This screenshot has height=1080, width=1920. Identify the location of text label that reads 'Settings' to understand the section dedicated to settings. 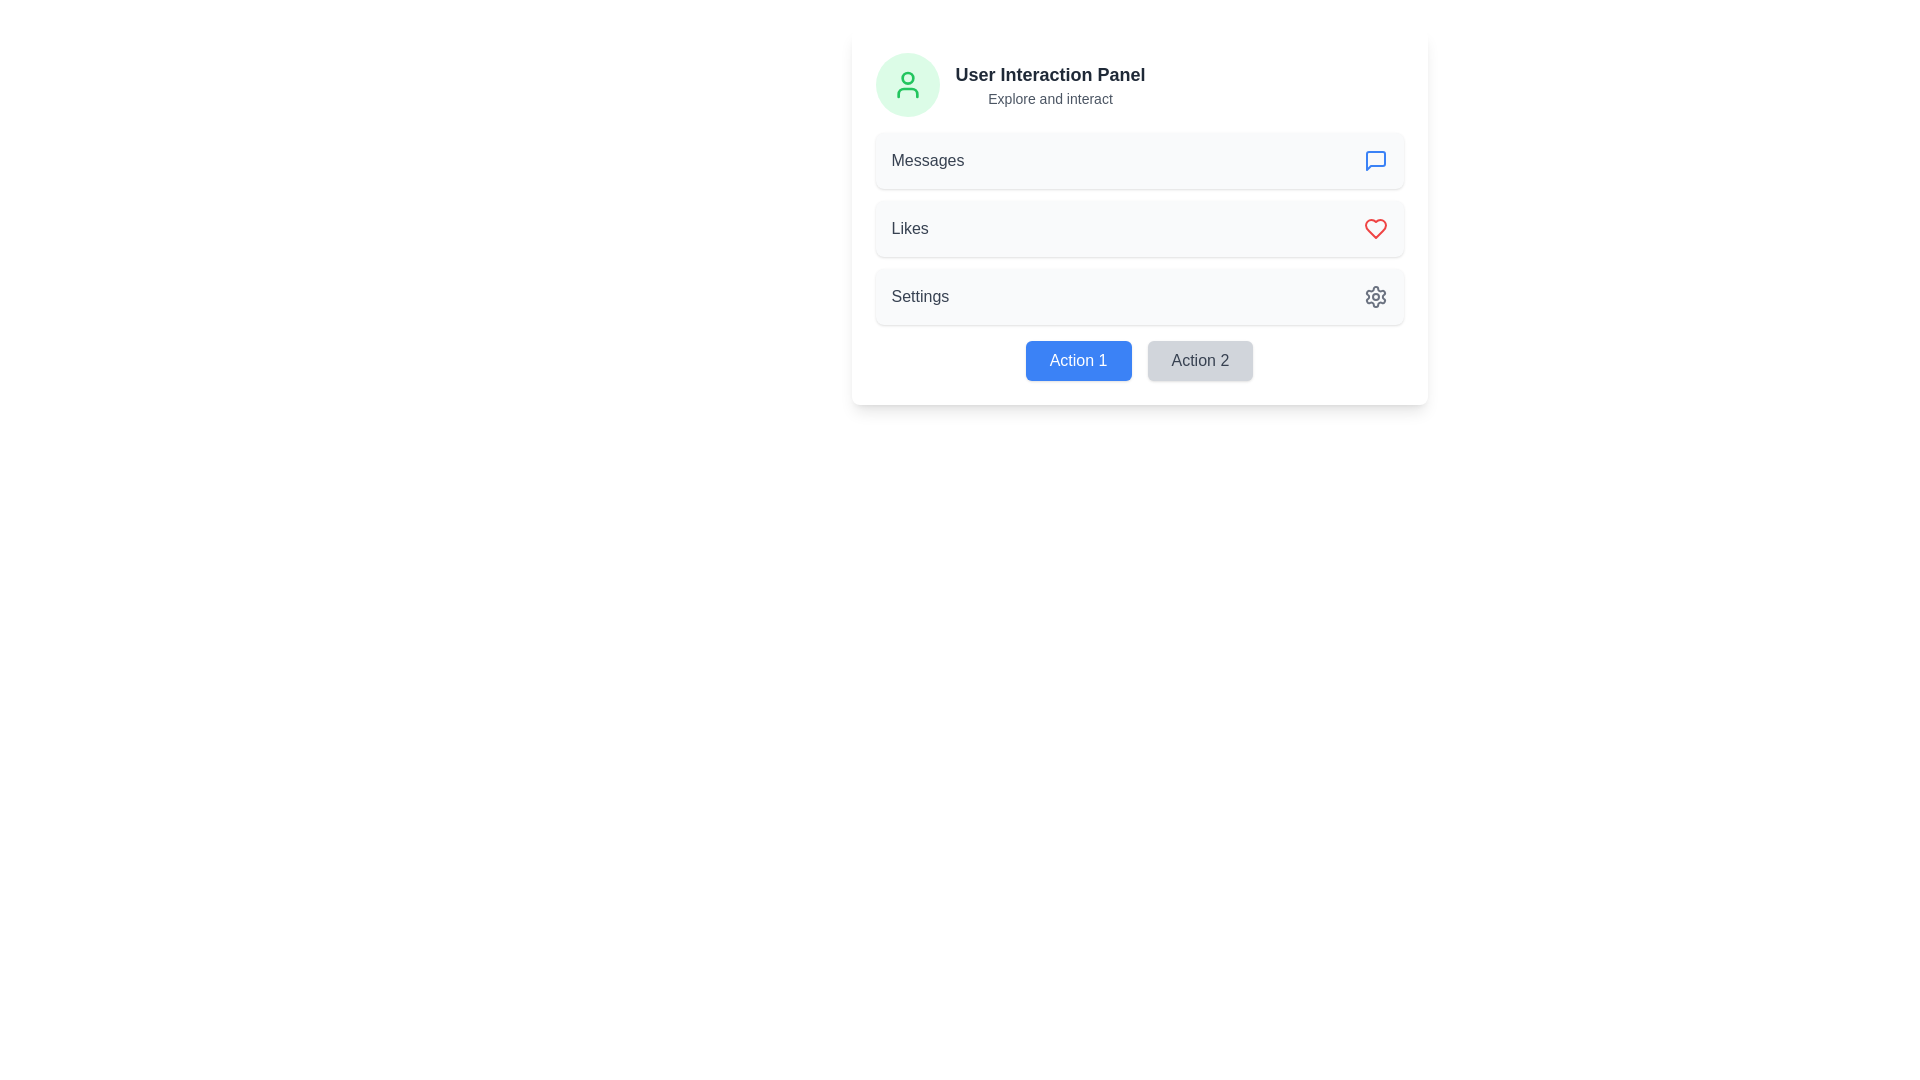
(919, 297).